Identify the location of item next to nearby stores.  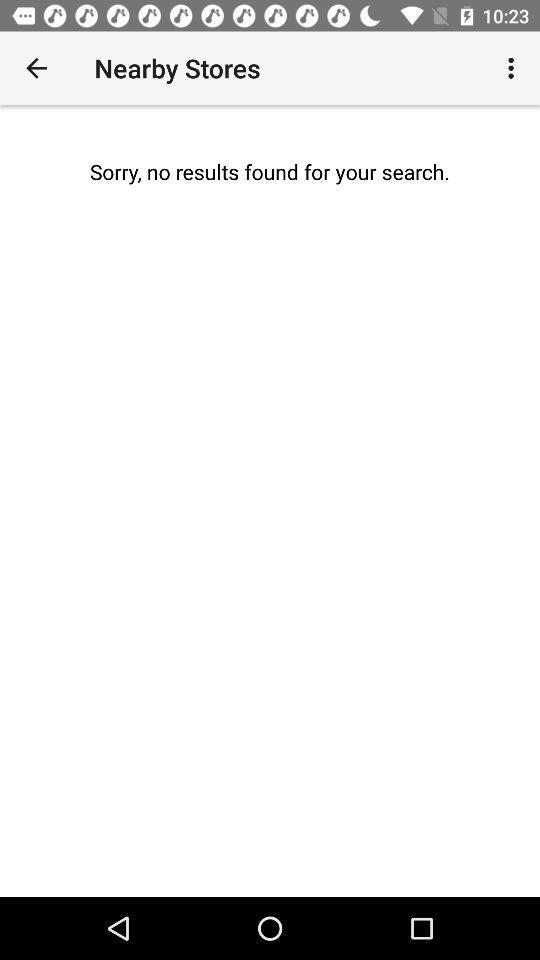
(36, 68).